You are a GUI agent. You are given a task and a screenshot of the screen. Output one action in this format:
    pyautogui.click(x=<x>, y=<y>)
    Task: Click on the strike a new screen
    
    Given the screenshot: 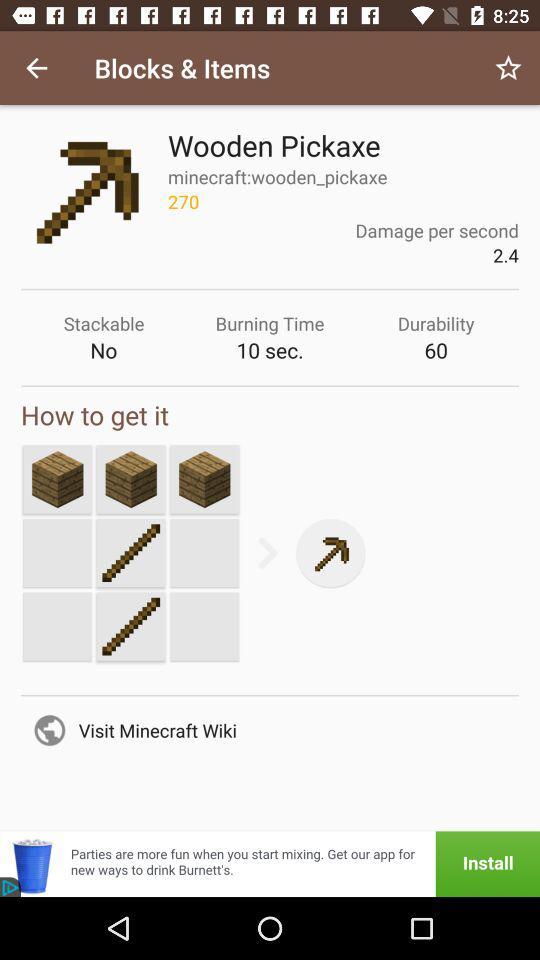 What is the action you would take?
    pyautogui.click(x=57, y=479)
    